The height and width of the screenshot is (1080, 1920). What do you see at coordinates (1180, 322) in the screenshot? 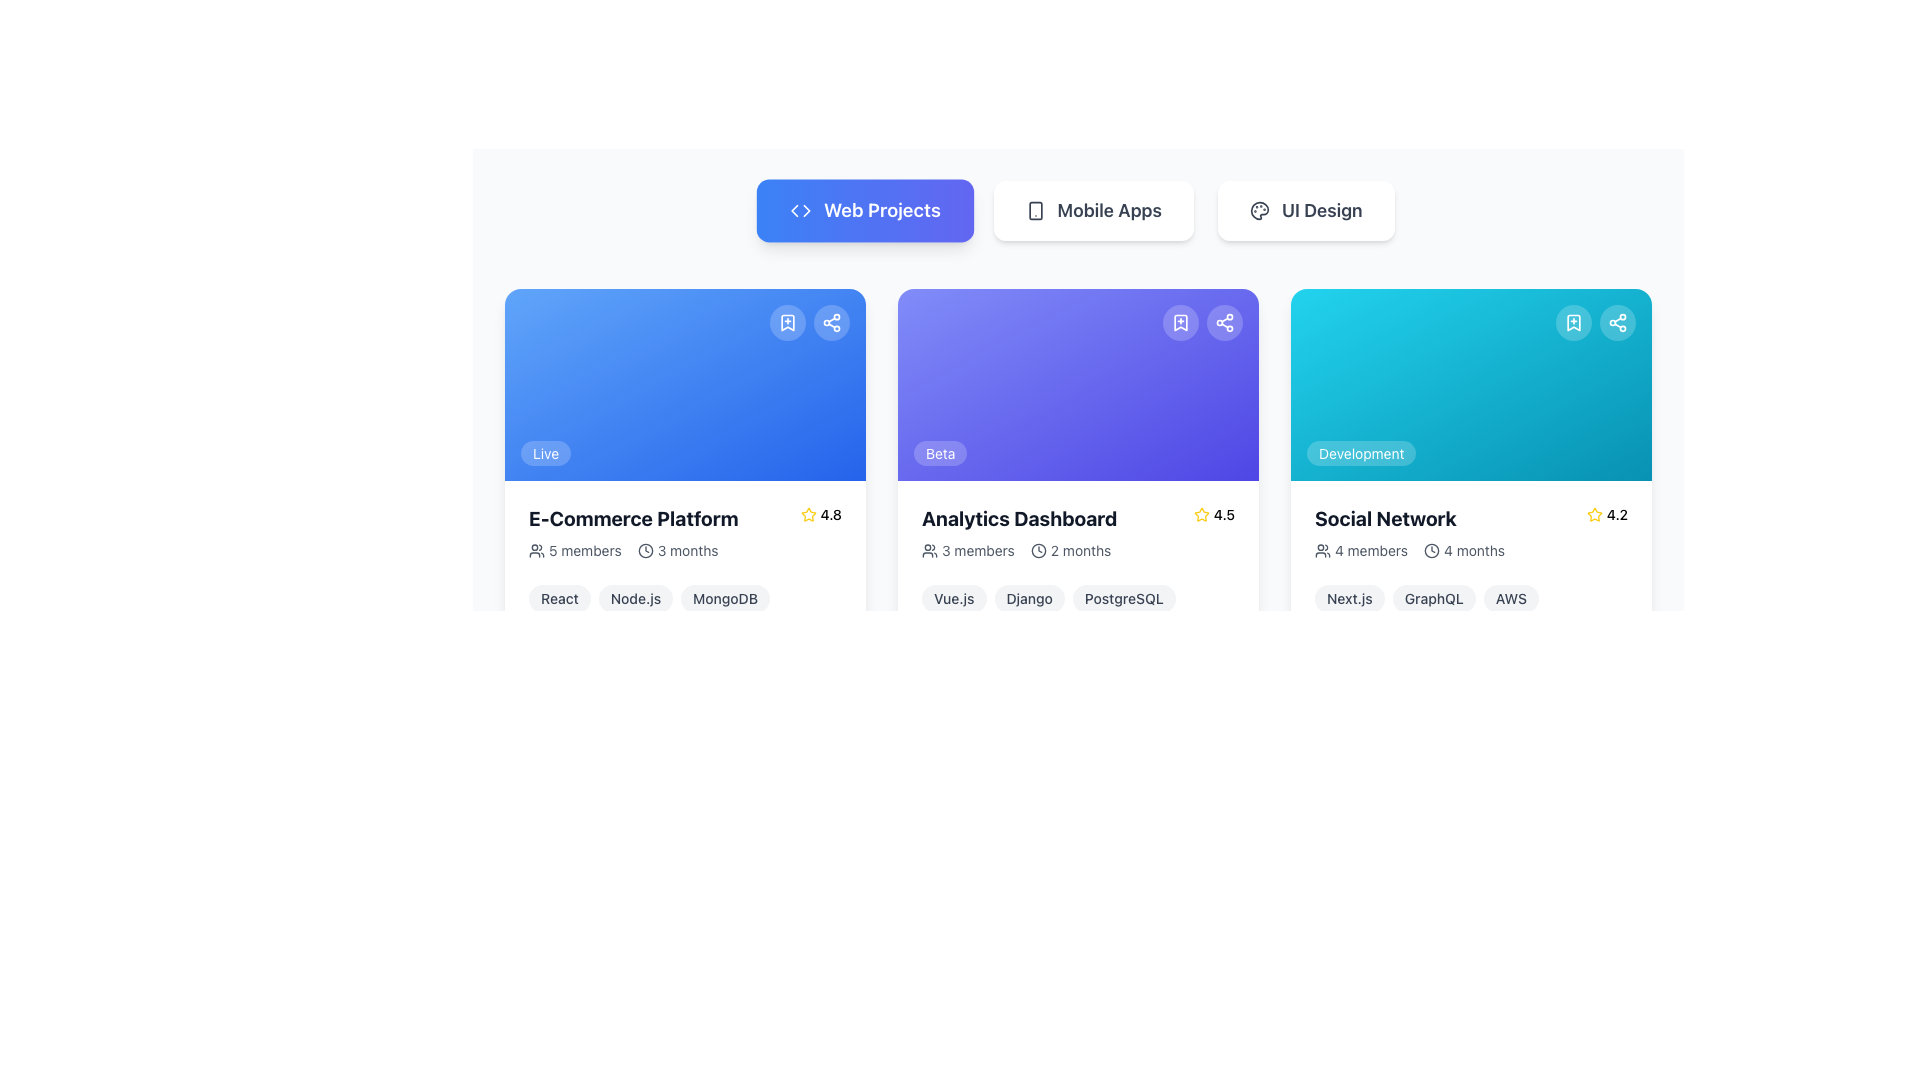
I see `the circular button with a white bookmark icon on a purple background located at the top-right corner of the 'Analytics Dashboard' card` at bounding box center [1180, 322].